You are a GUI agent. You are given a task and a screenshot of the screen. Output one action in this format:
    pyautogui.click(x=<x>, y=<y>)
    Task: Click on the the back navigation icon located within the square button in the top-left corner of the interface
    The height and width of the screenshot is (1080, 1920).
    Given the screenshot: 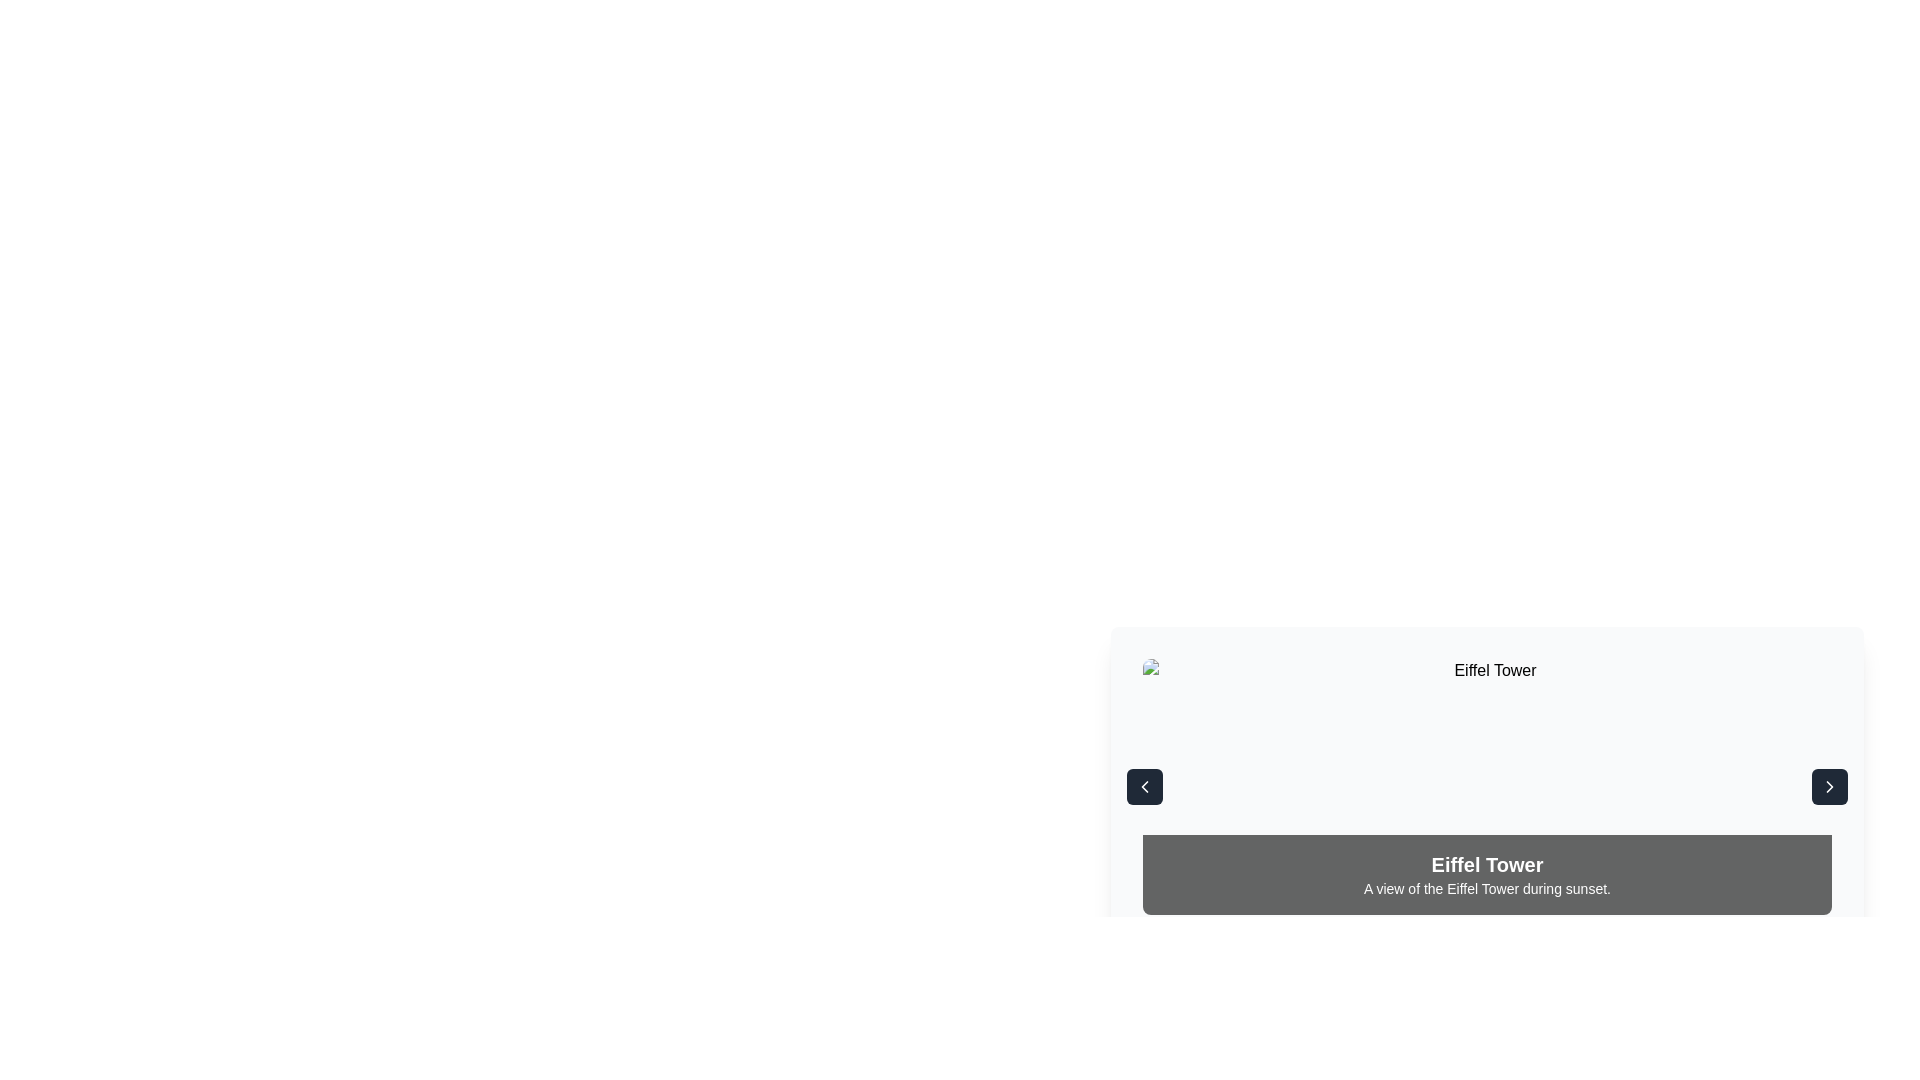 What is the action you would take?
    pyautogui.click(x=1145, y=785)
    